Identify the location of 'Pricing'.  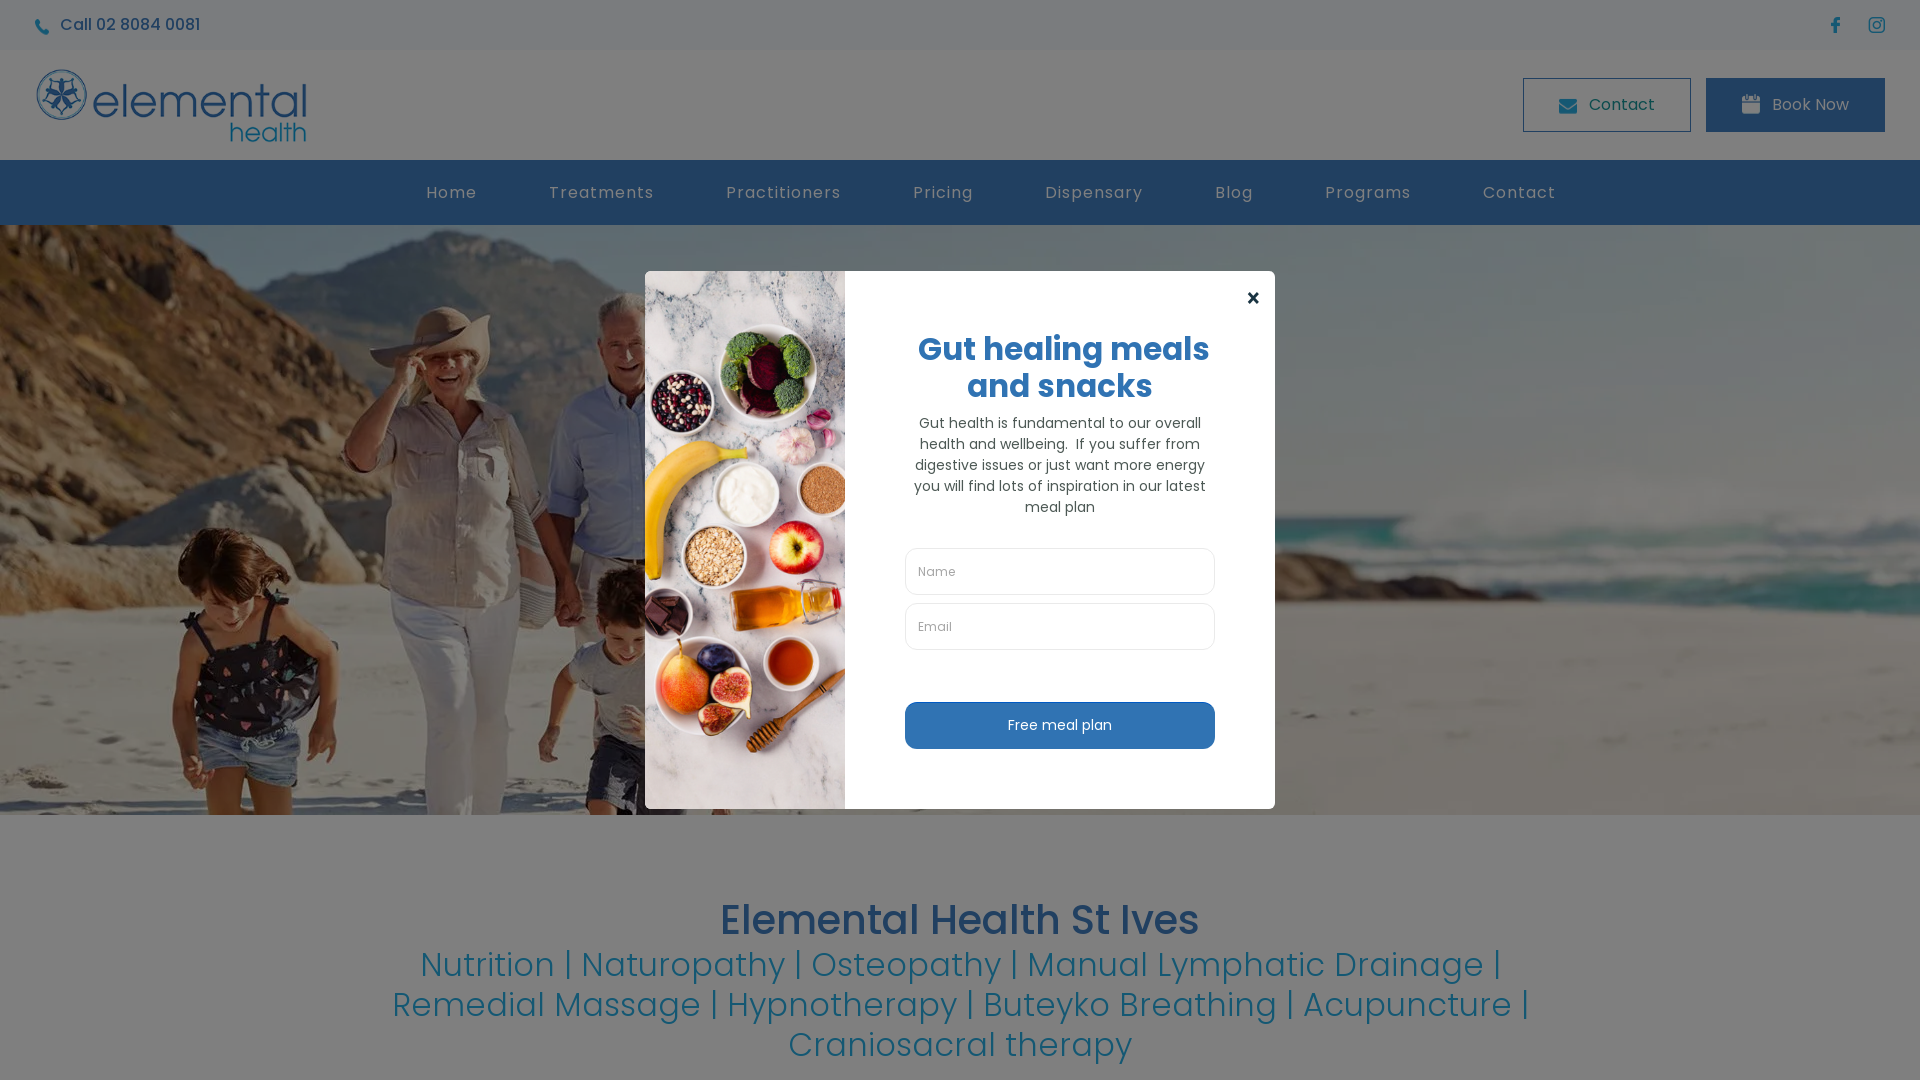
(878, 192).